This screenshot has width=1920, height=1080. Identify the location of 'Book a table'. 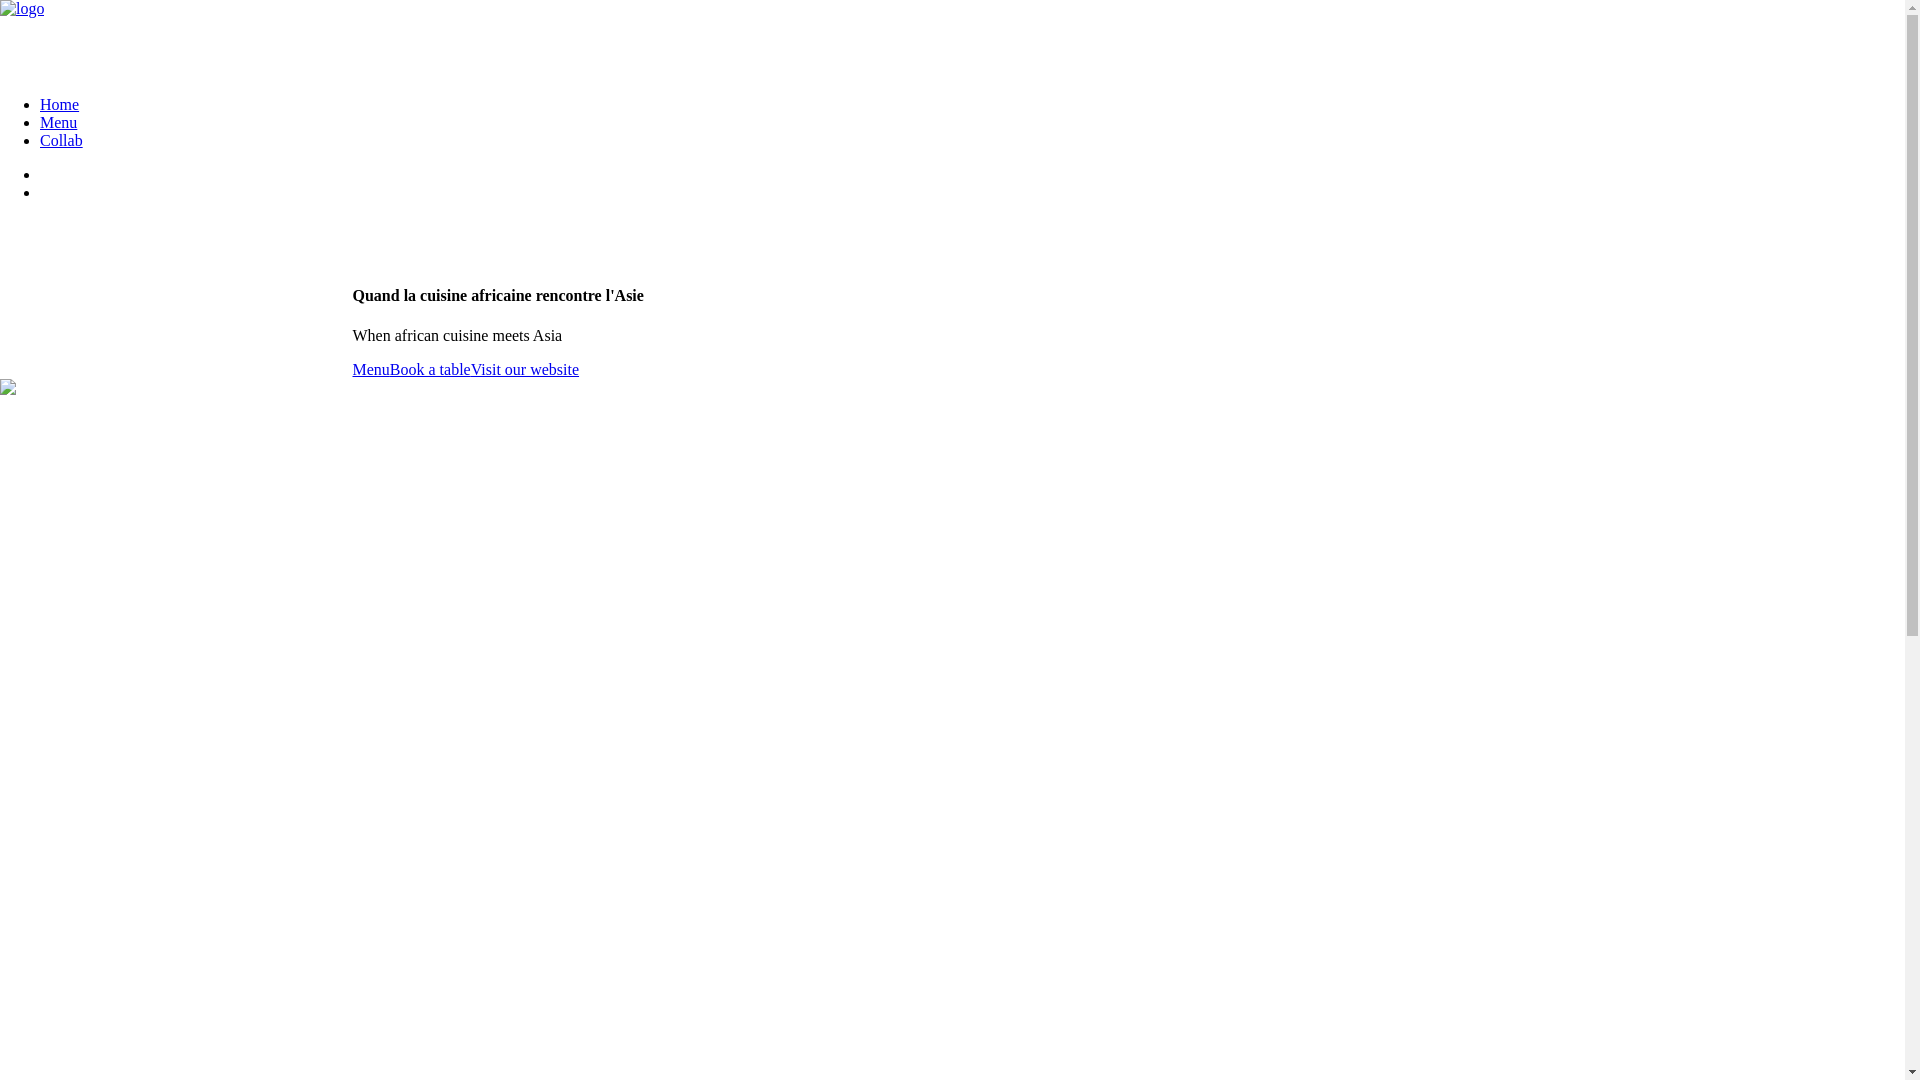
(429, 369).